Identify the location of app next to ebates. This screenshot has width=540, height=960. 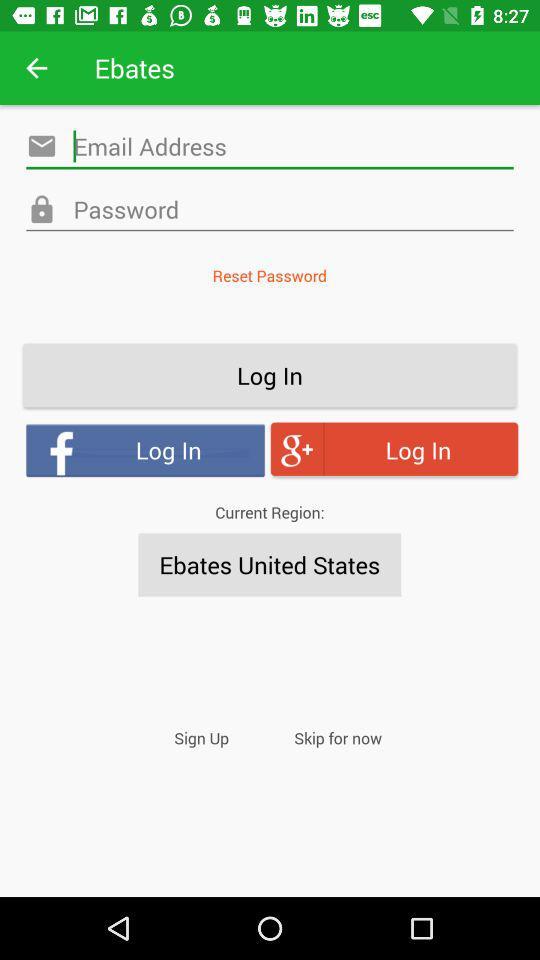
(36, 68).